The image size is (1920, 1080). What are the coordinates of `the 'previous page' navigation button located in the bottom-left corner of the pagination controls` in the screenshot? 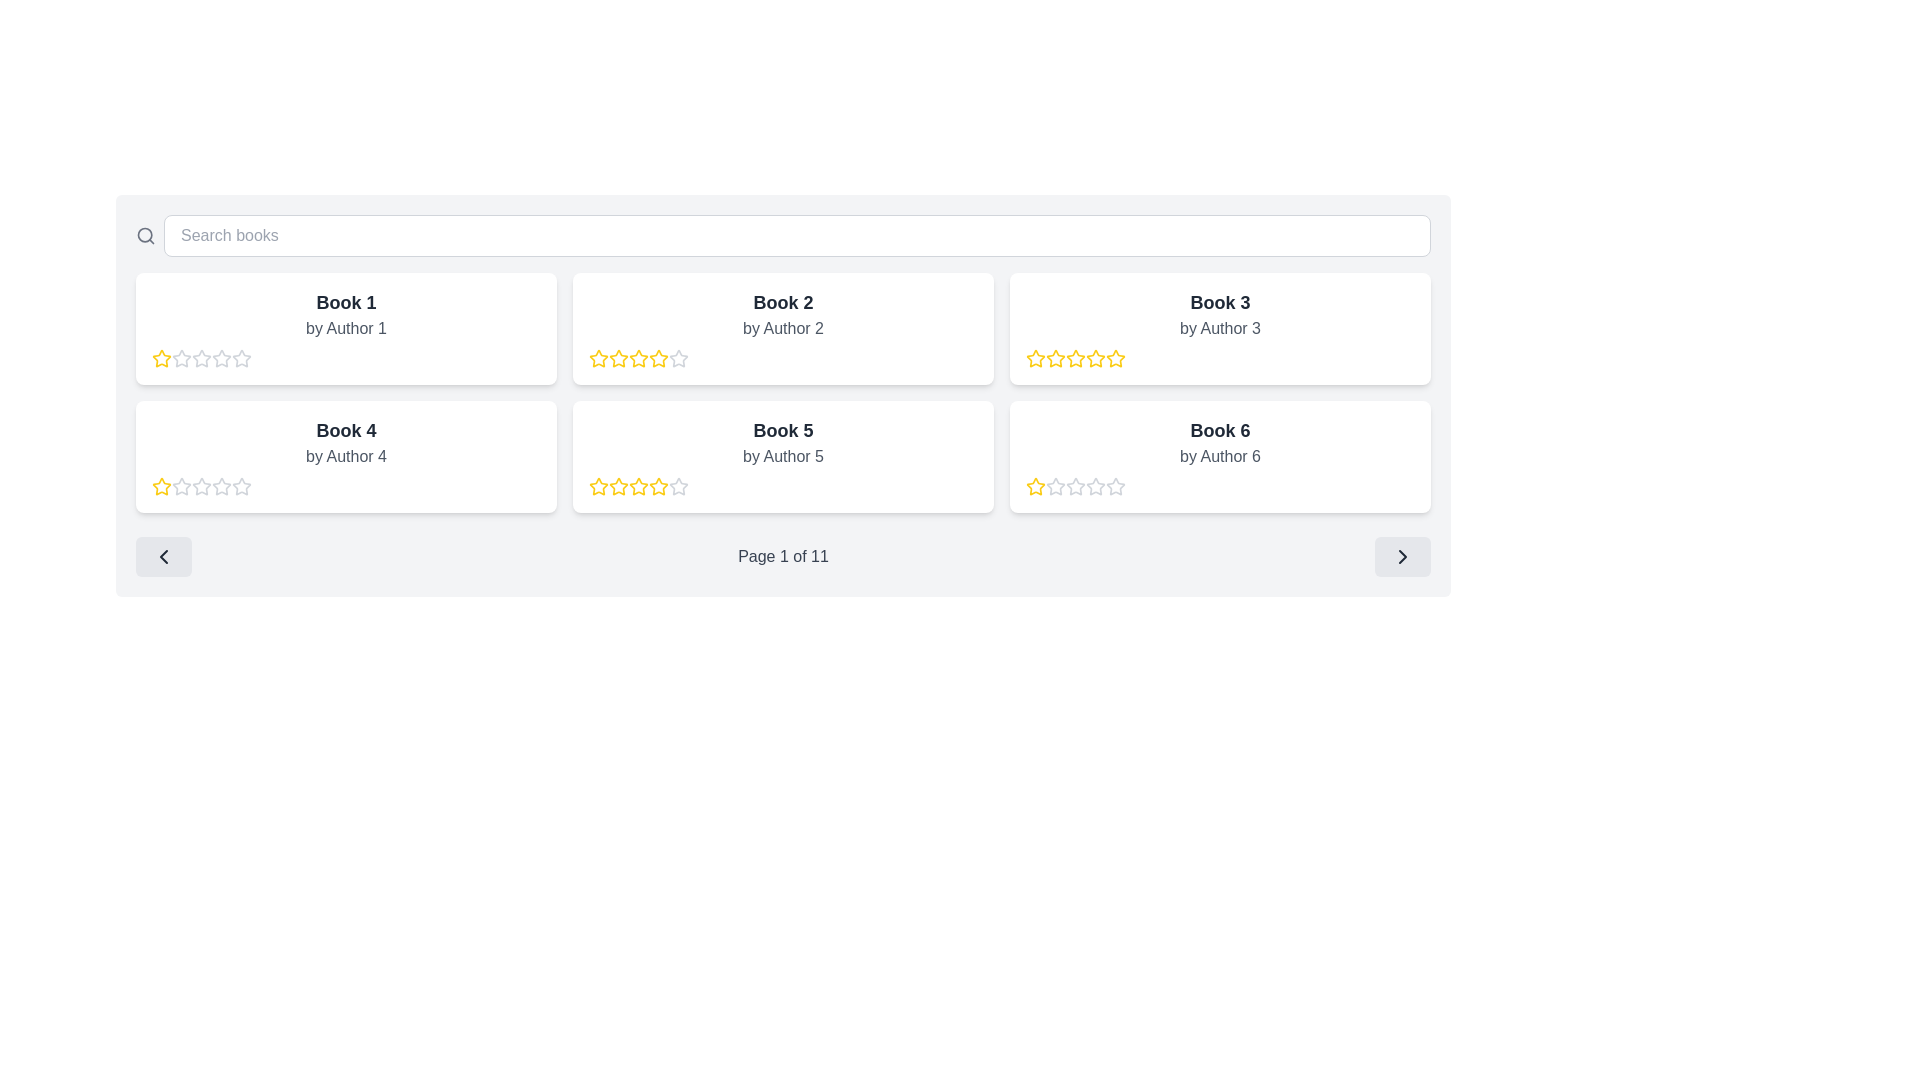 It's located at (163, 556).